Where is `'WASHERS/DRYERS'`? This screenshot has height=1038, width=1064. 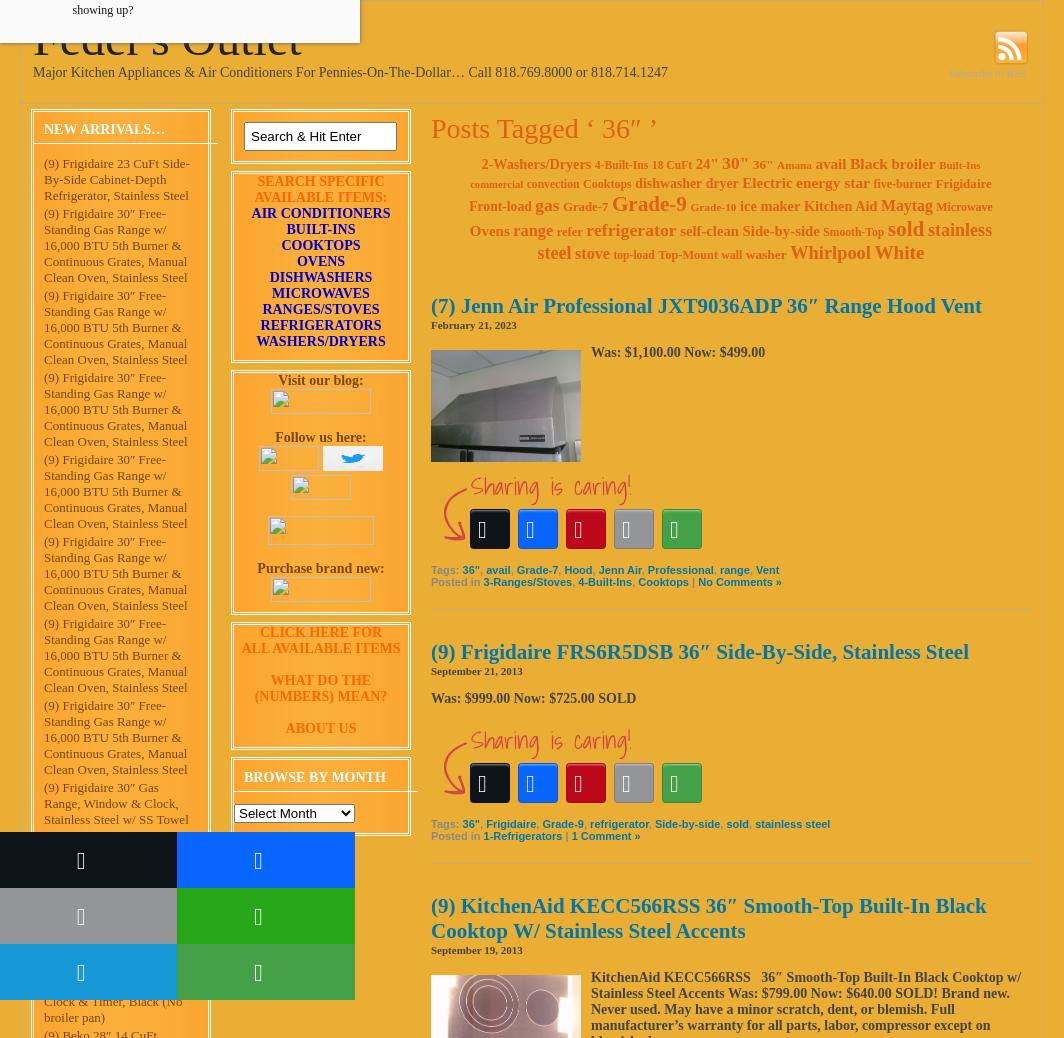 'WASHERS/DRYERS' is located at coordinates (320, 341).